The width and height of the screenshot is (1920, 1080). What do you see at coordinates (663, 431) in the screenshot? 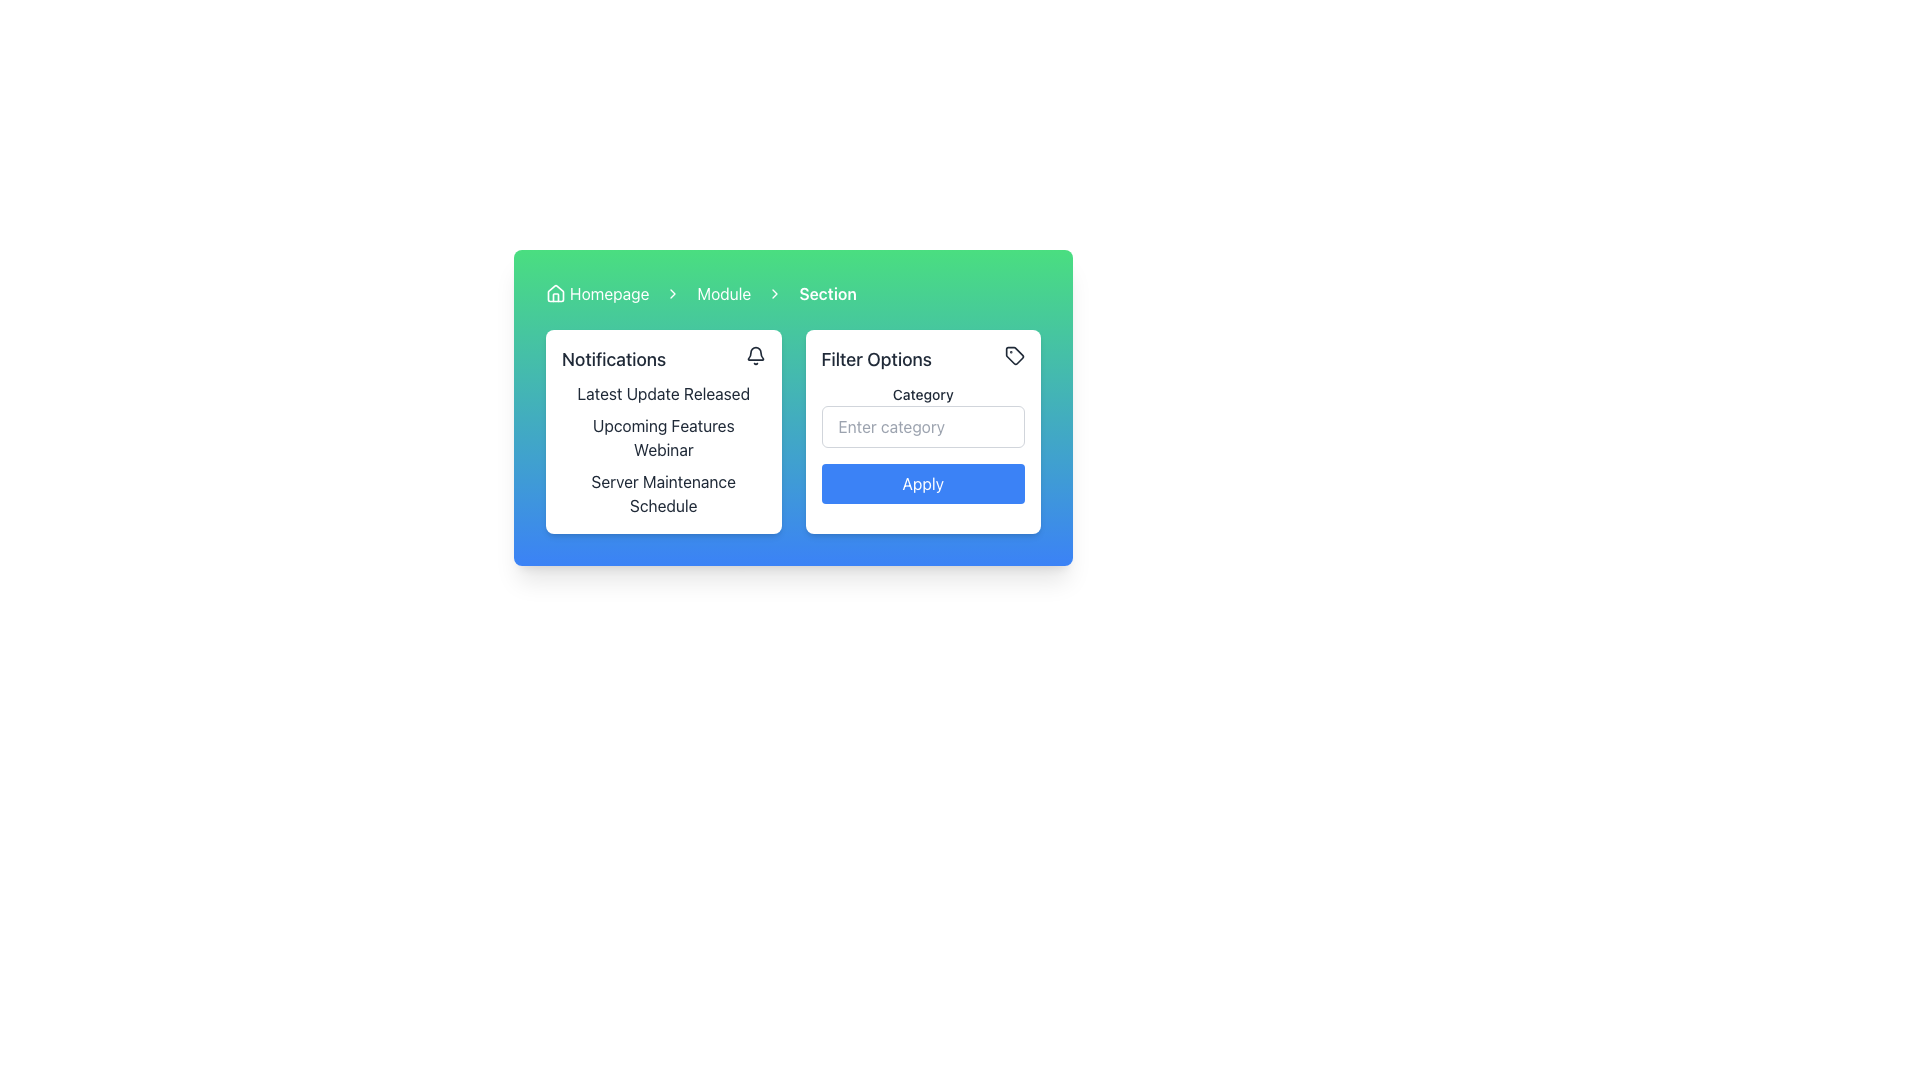
I see `notifications displayed in the white rectangular box labeled 'Notifications', which contains a heading and three lines of text representing updates` at bounding box center [663, 431].